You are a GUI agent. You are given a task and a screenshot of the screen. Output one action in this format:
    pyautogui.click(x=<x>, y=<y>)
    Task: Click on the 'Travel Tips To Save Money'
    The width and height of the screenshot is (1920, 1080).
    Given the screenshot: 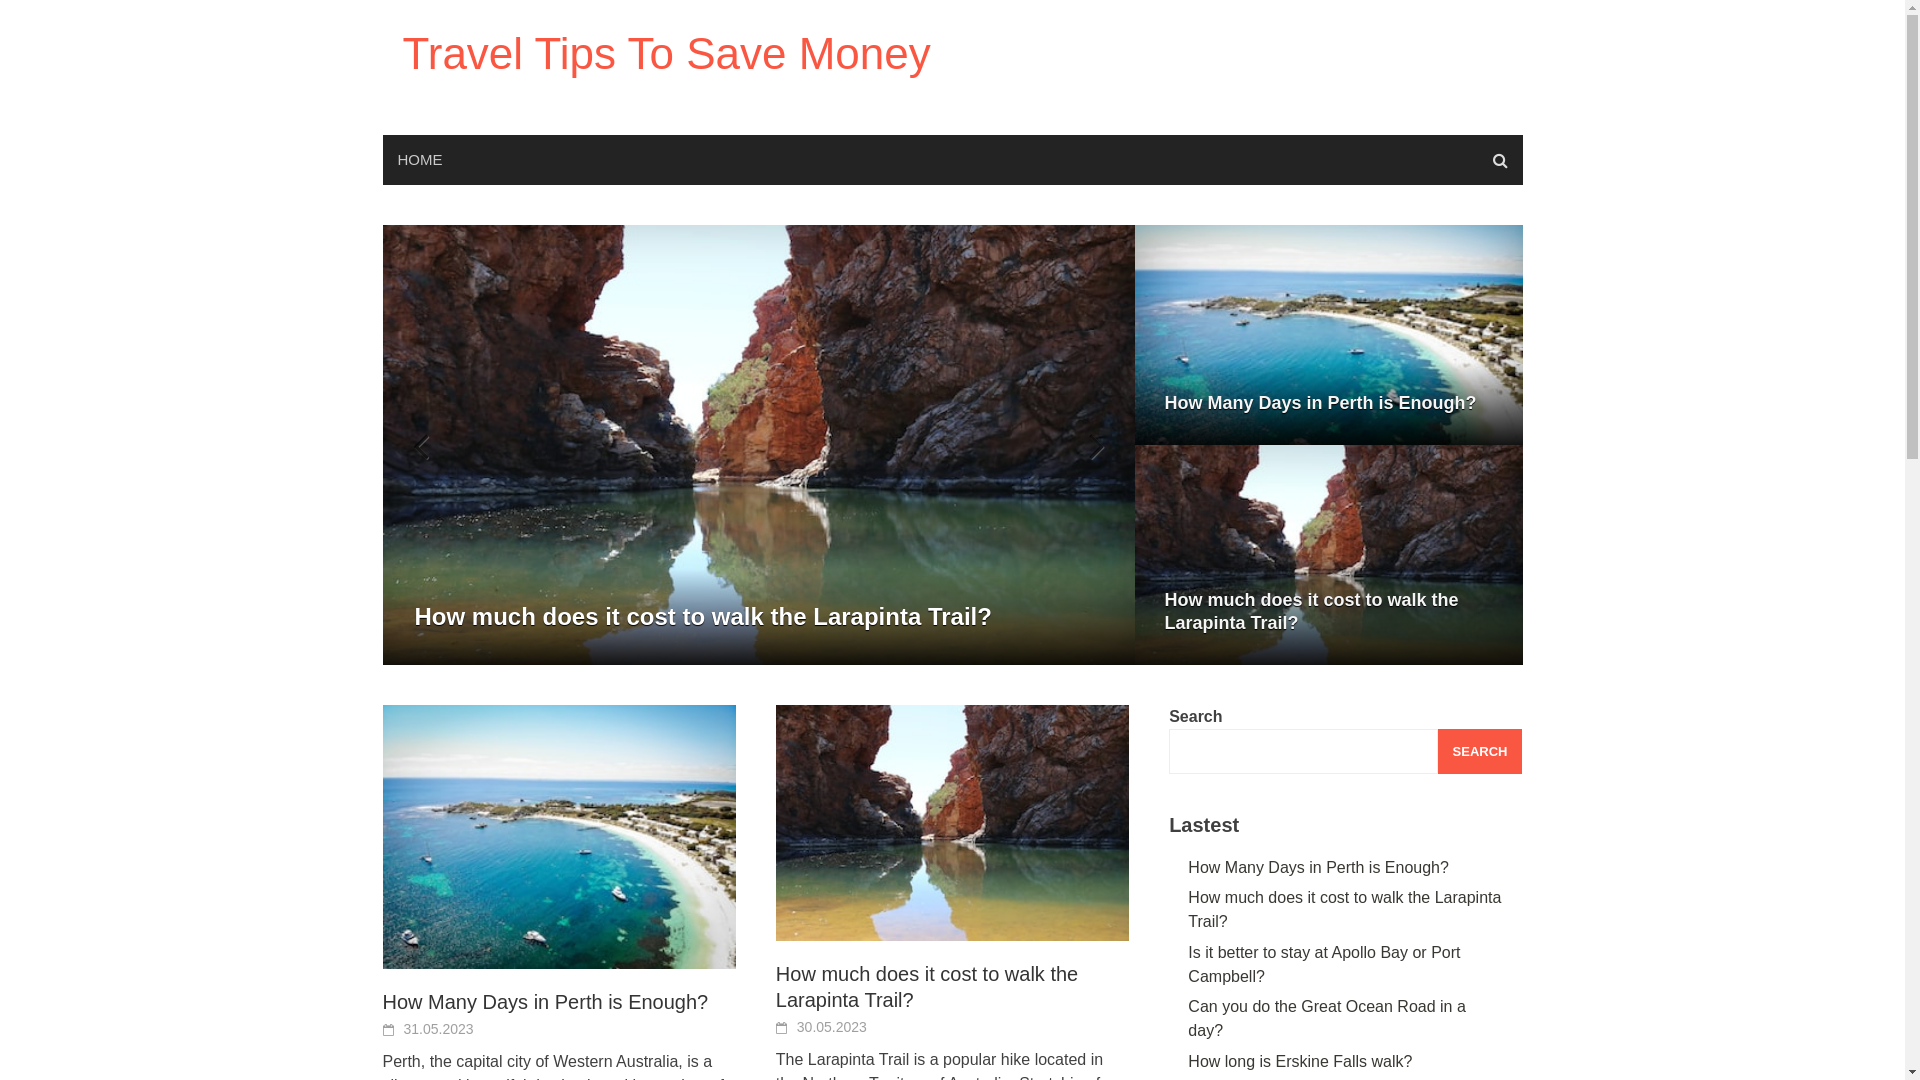 What is the action you would take?
    pyautogui.click(x=666, y=52)
    